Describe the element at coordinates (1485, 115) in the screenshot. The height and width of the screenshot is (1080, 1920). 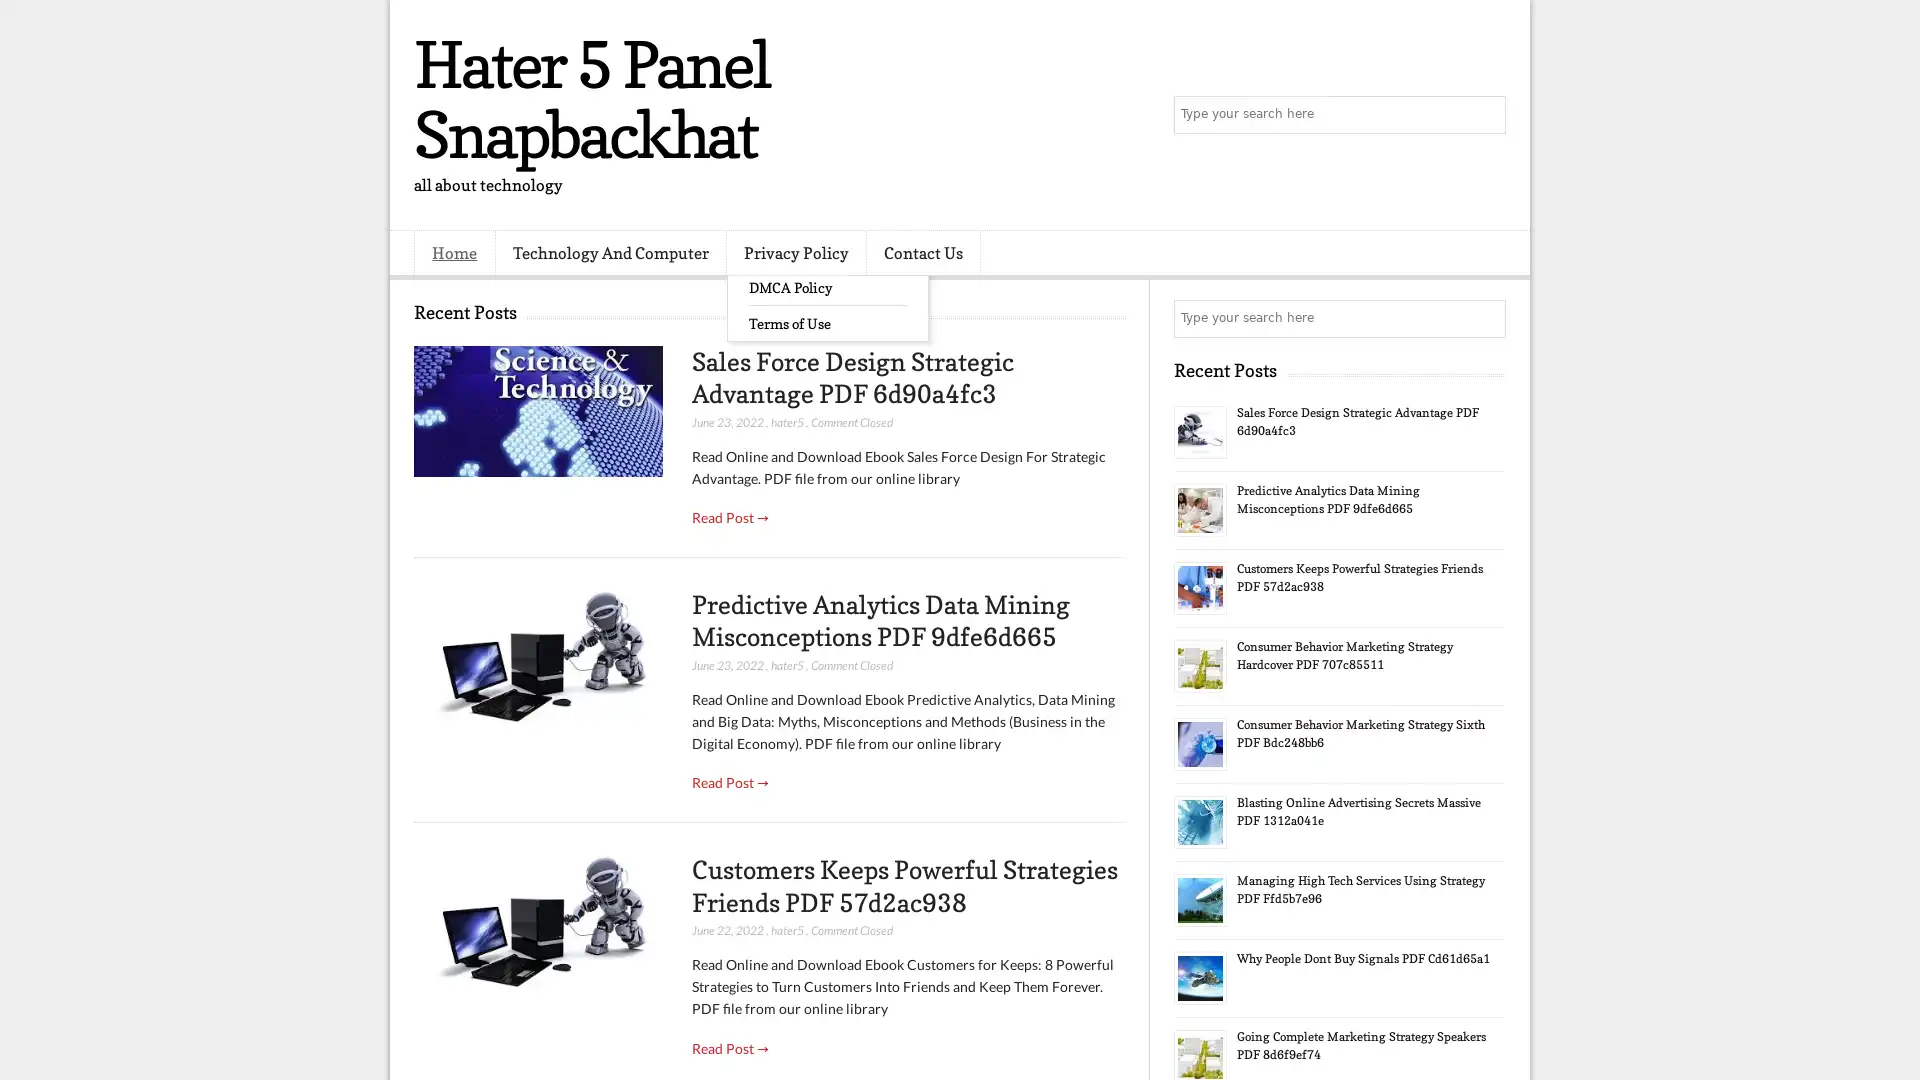
I see `Search` at that location.